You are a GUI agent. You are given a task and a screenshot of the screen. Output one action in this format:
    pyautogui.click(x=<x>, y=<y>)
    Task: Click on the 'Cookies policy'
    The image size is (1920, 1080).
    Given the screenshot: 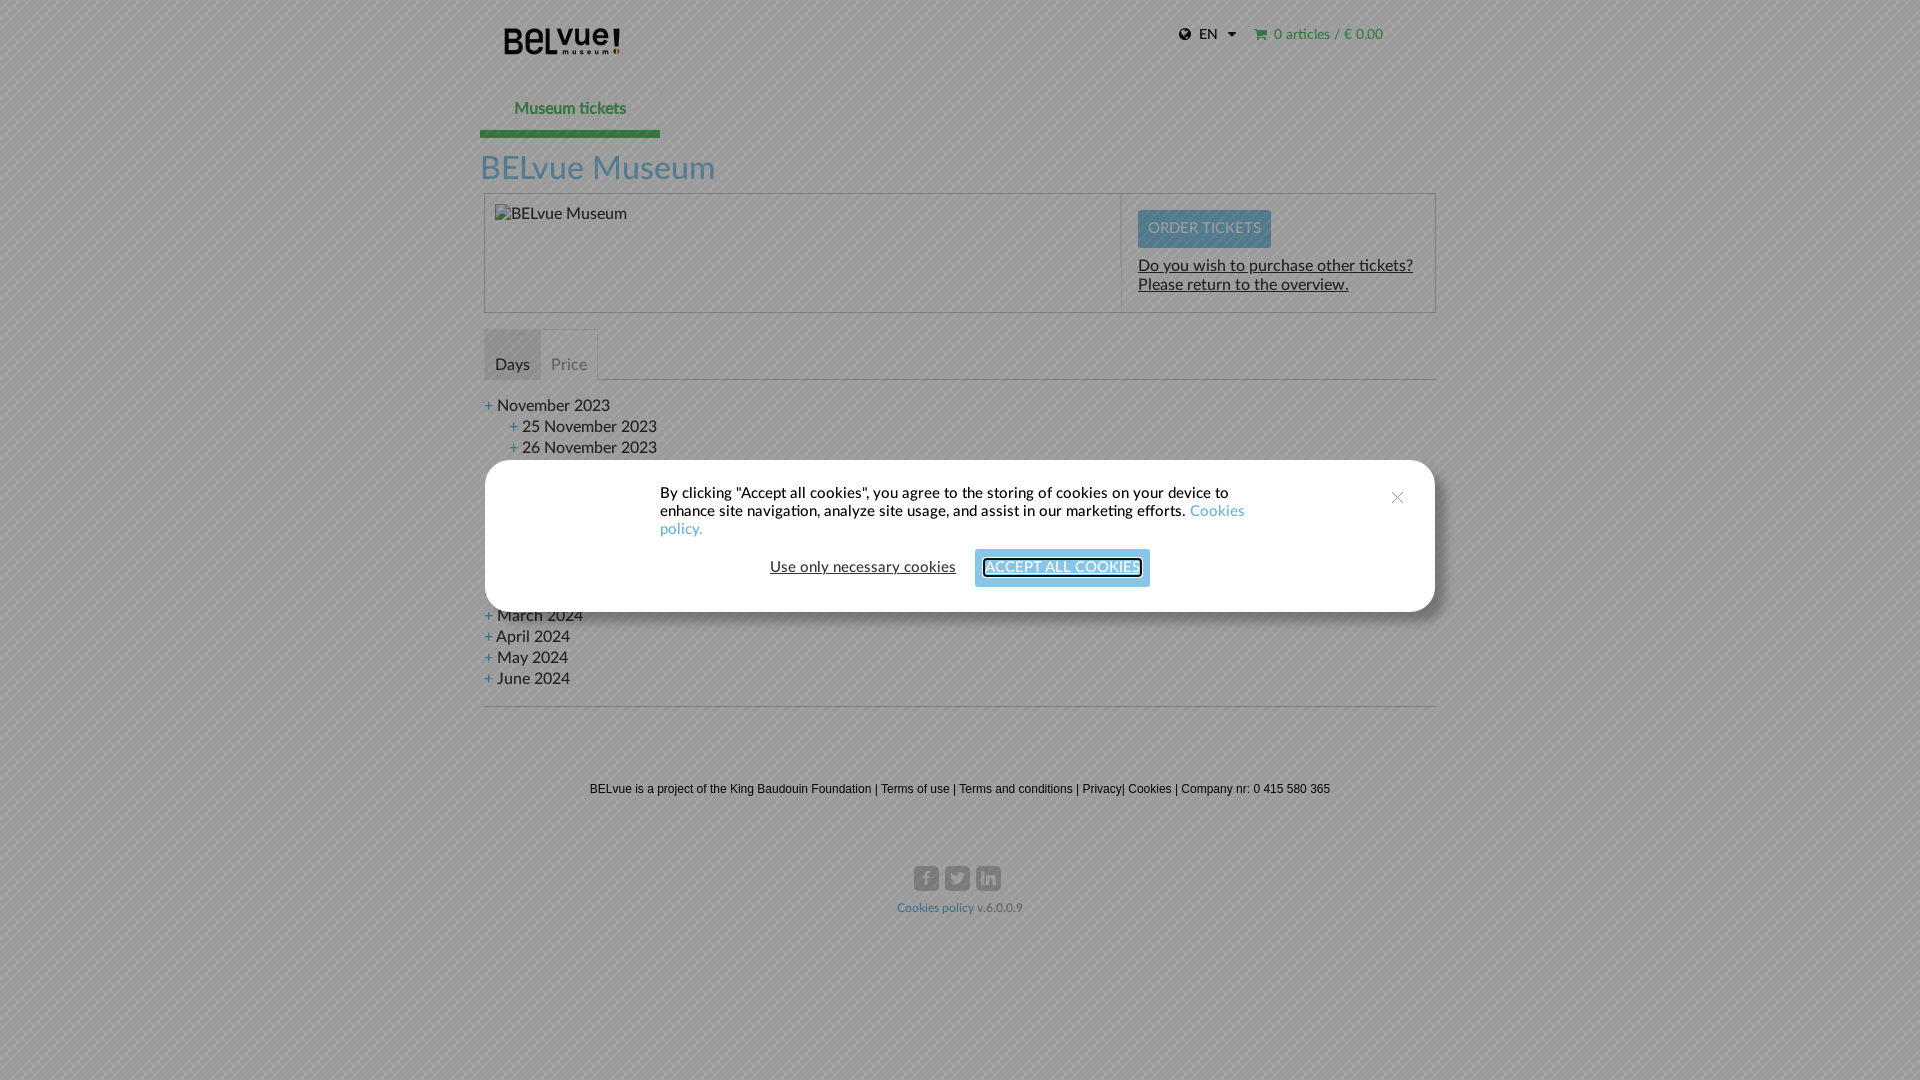 What is the action you would take?
    pyautogui.click(x=896, y=907)
    